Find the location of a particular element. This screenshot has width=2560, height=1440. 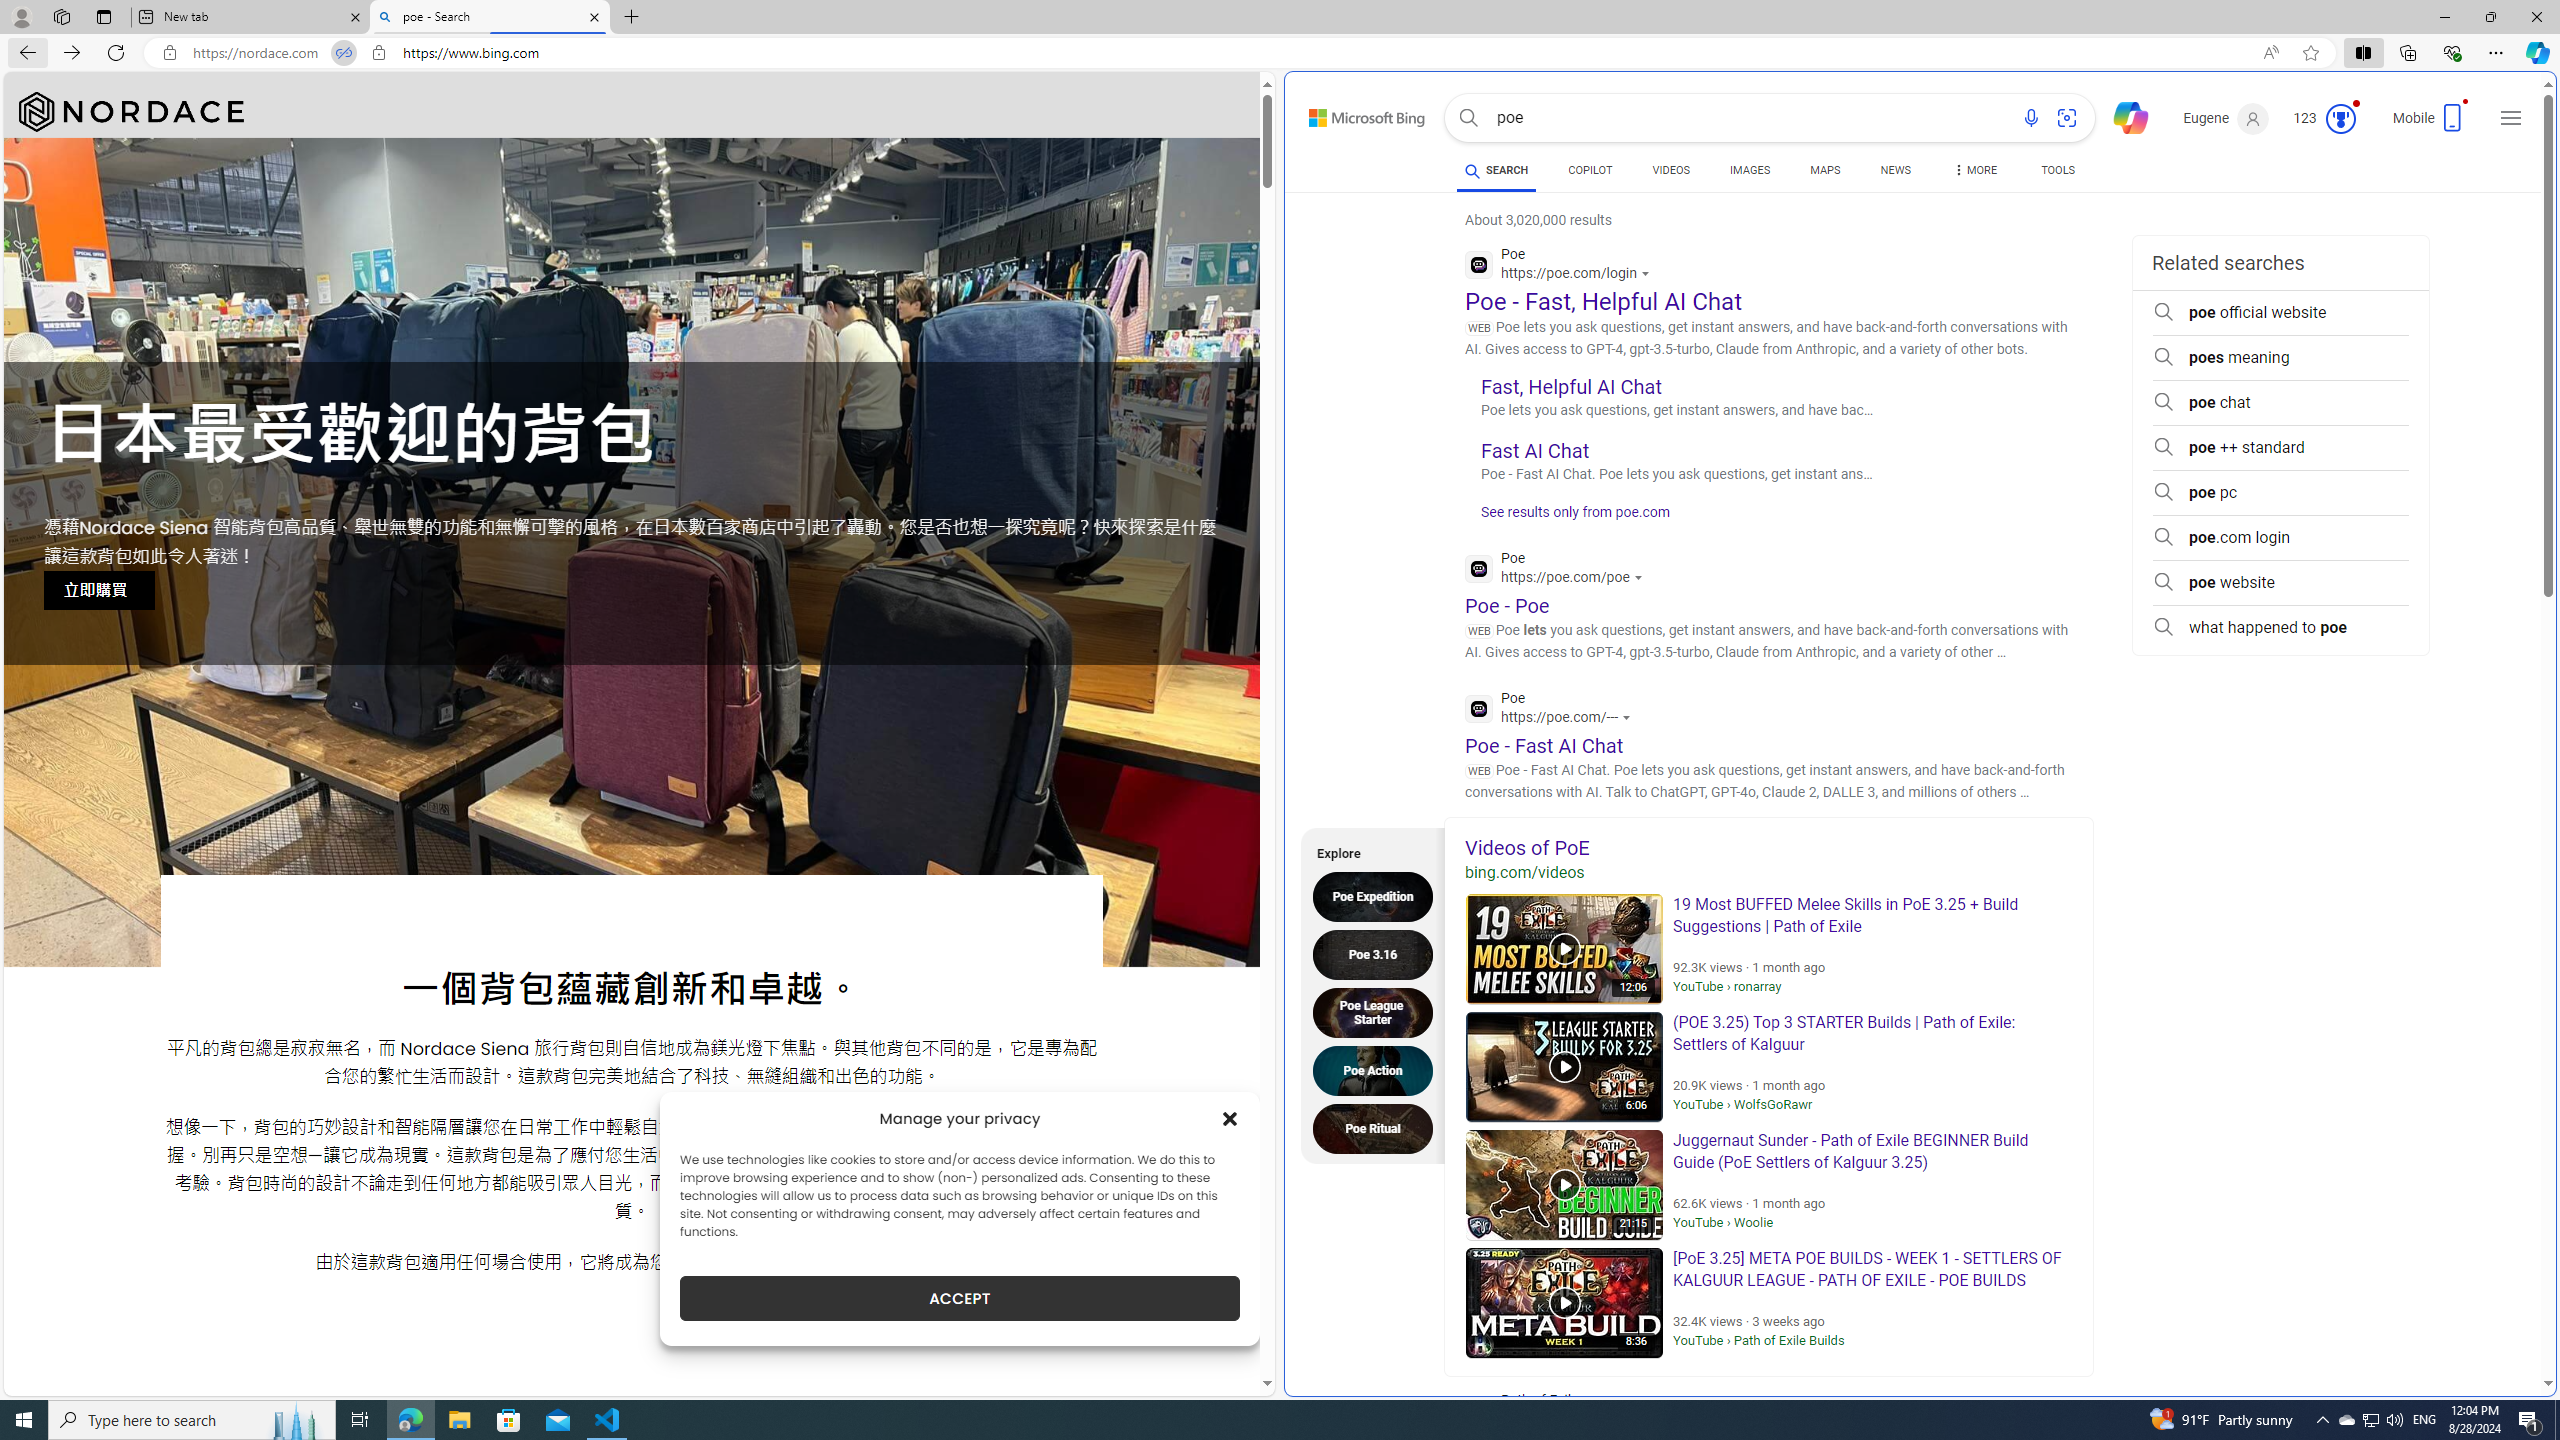

'IMAGES' is located at coordinates (1750, 172).